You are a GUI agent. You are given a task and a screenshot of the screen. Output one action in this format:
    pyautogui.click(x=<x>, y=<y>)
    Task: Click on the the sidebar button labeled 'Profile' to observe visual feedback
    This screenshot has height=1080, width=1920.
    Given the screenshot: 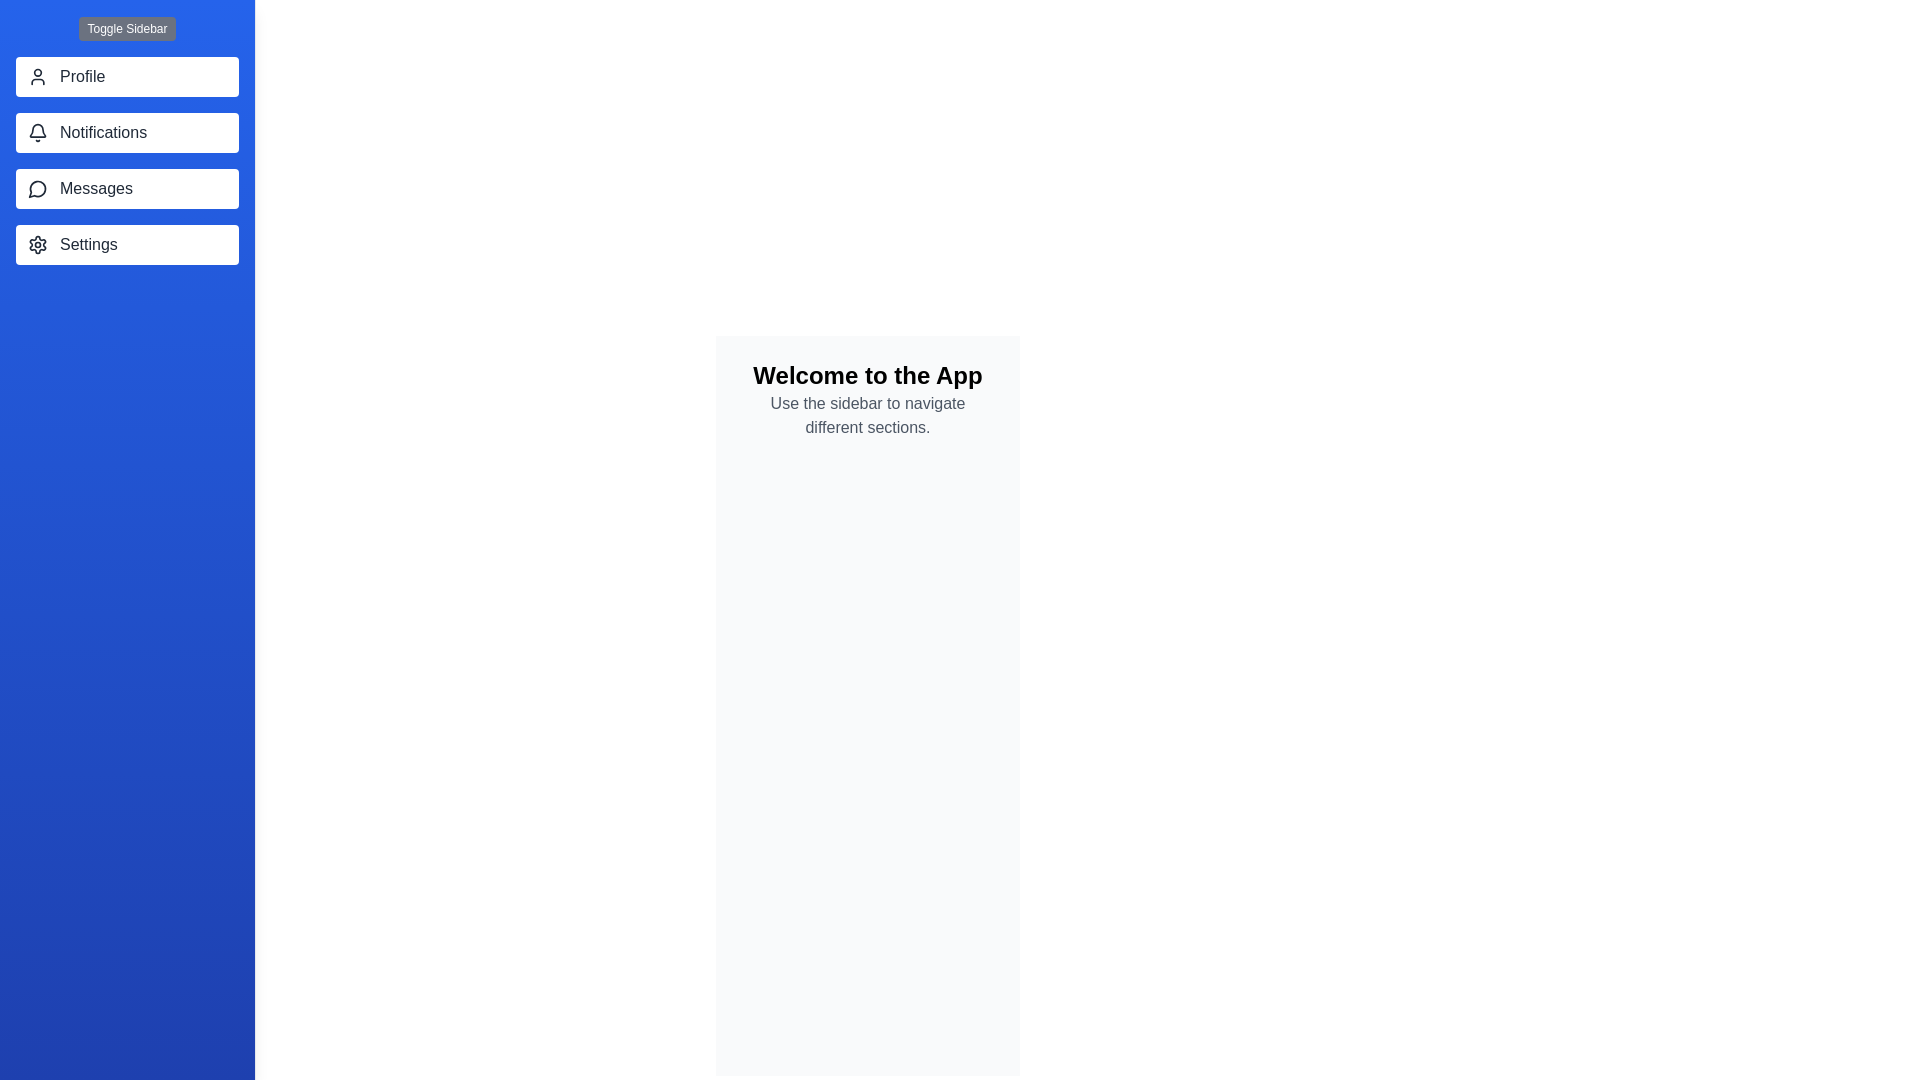 What is the action you would take?
    pyautogui.click(x=126, y=76)
    